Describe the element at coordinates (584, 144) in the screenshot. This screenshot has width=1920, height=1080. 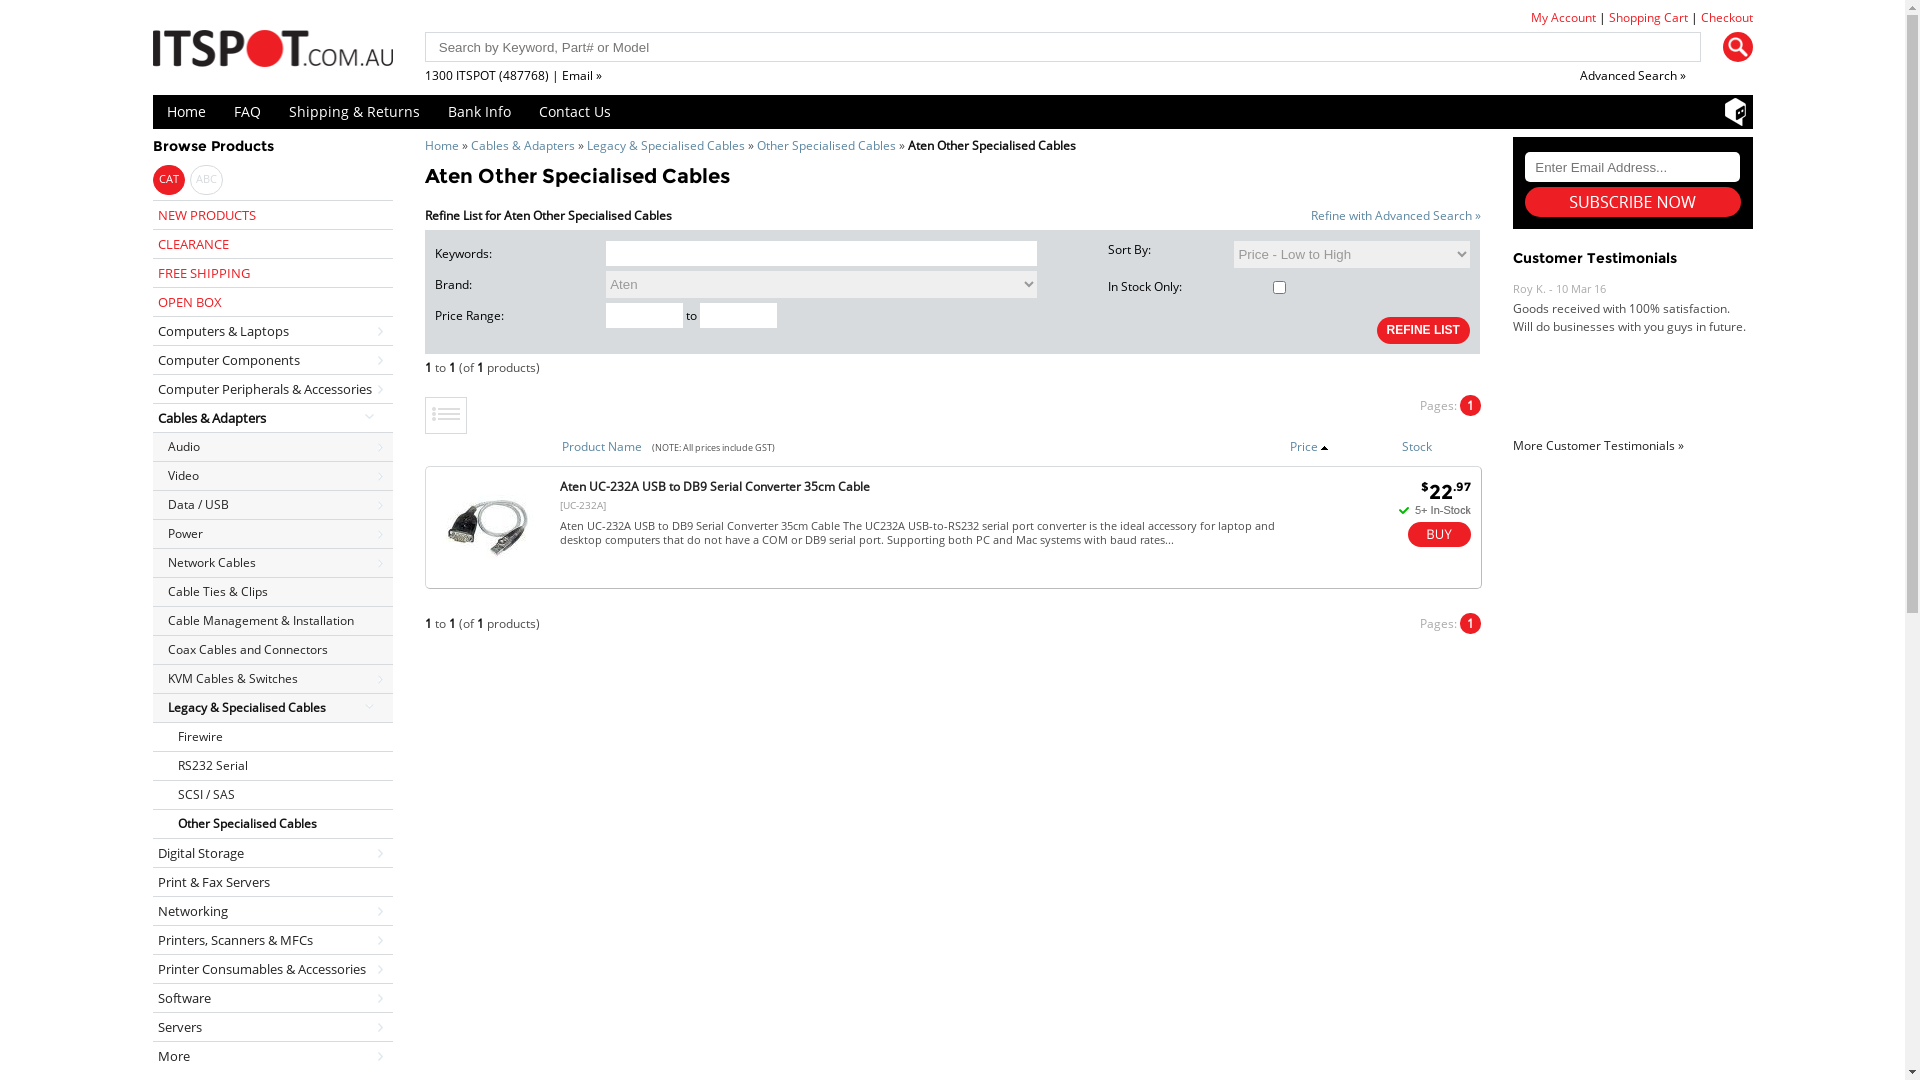
I see `'Legacy & Specialised Cables'` at that location.